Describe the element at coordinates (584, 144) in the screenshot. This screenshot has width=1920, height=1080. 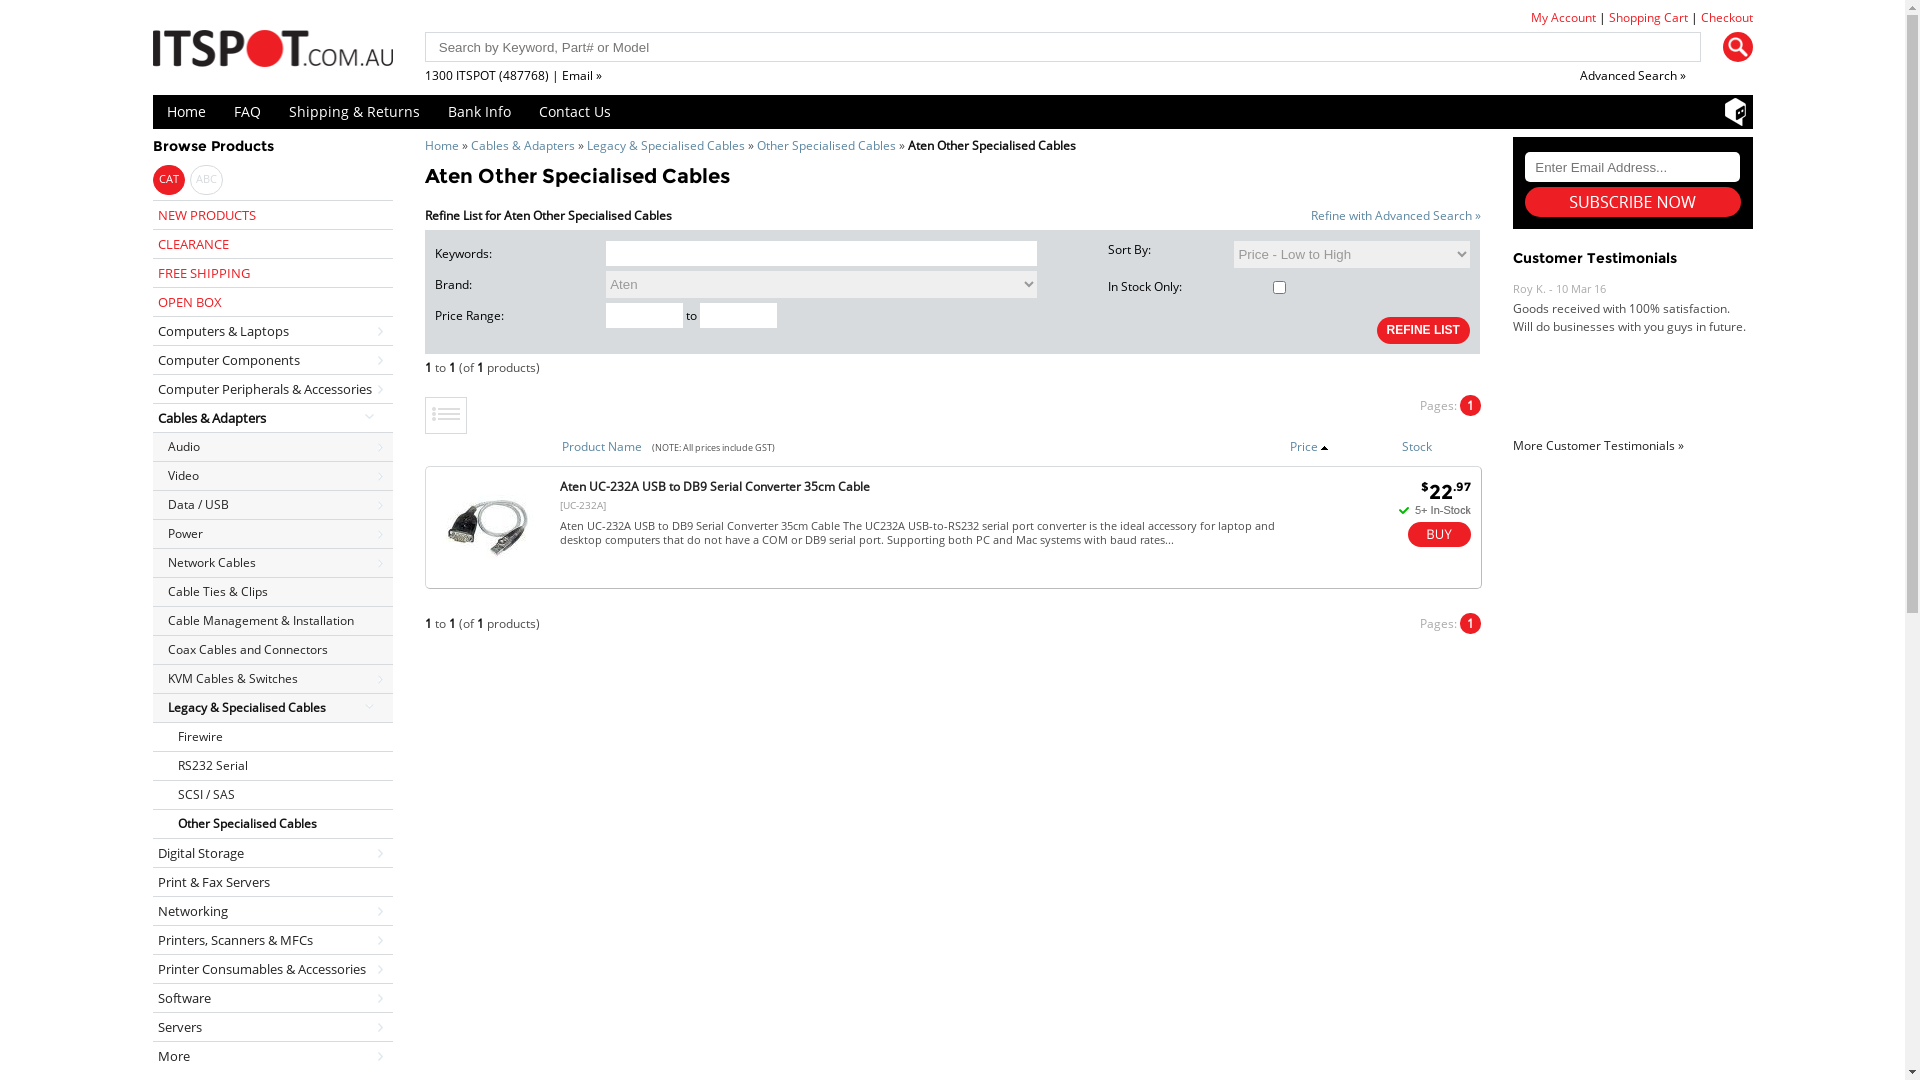
I see `'Legacy & Specialised Cables'` at that location.